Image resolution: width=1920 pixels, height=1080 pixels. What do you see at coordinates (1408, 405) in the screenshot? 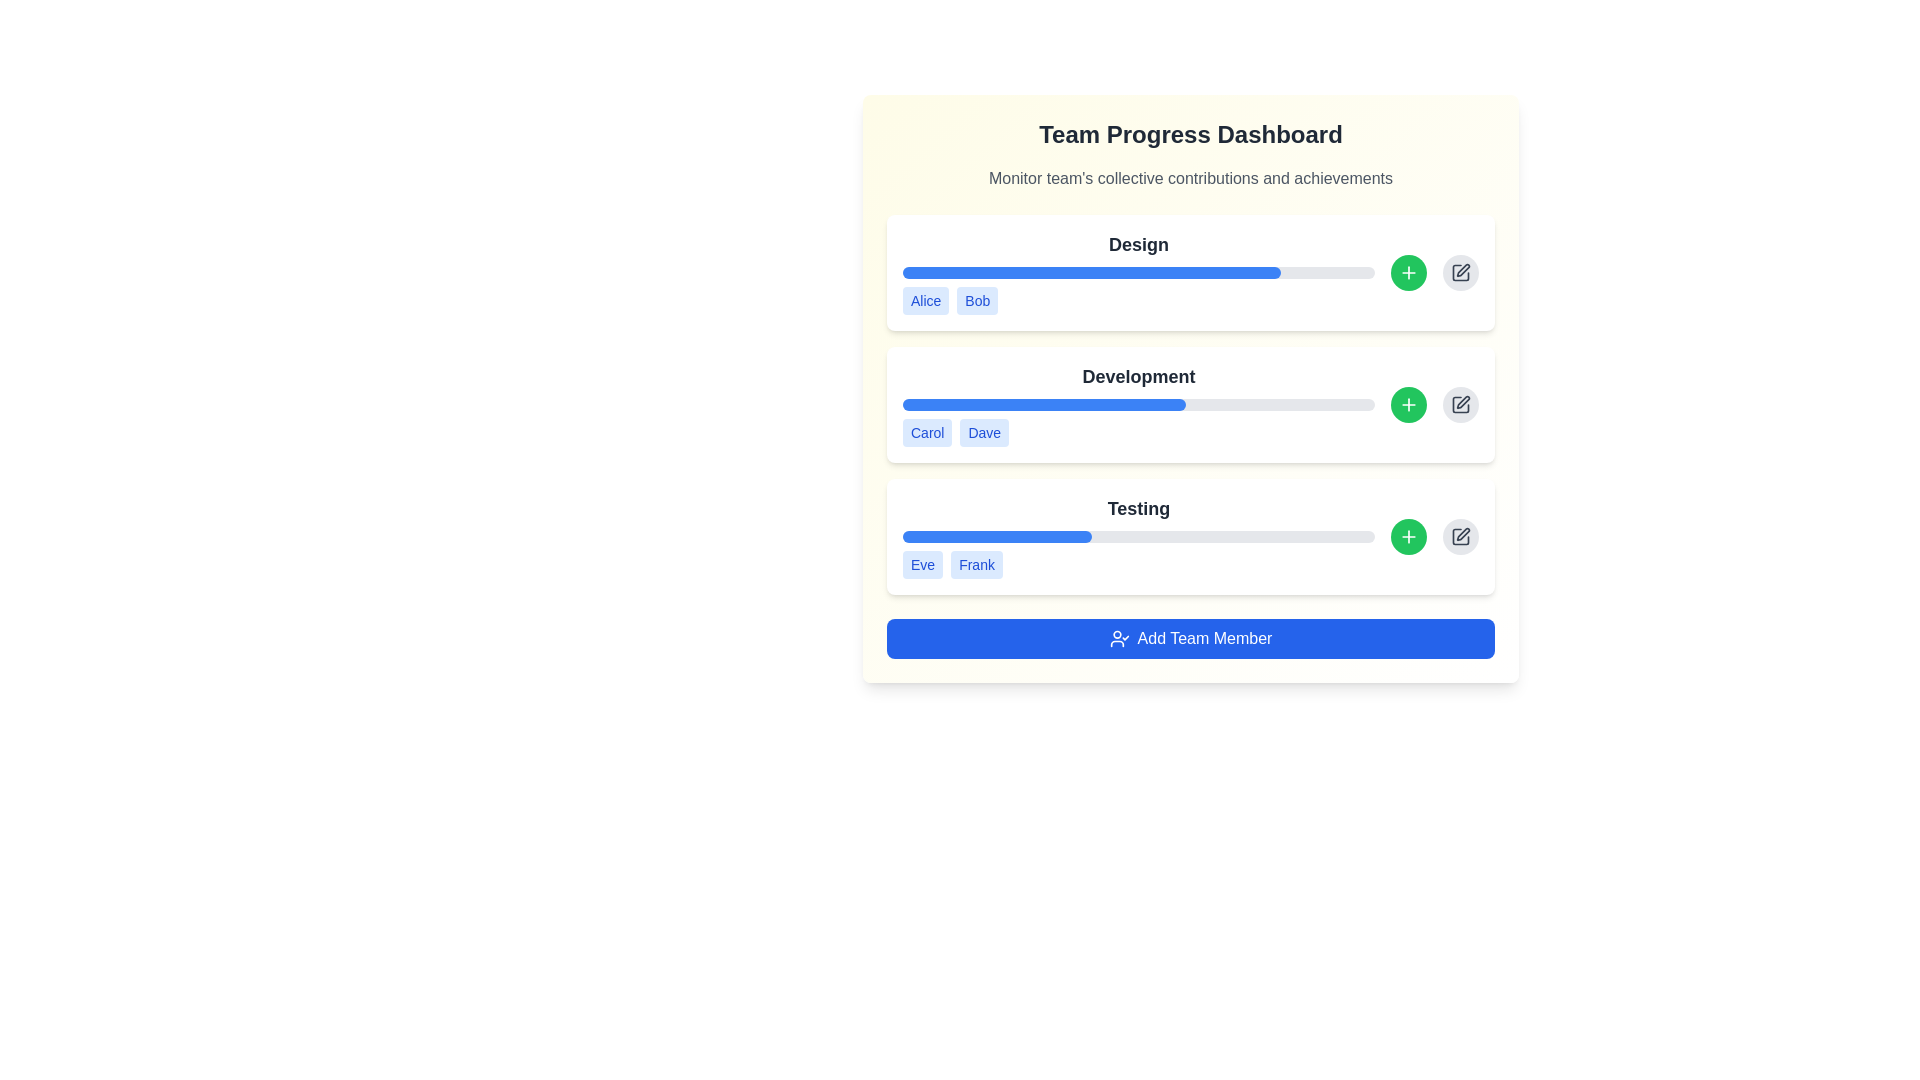
I see `the circular green button with a white plus symbol` at bounding box center [1408, 405].